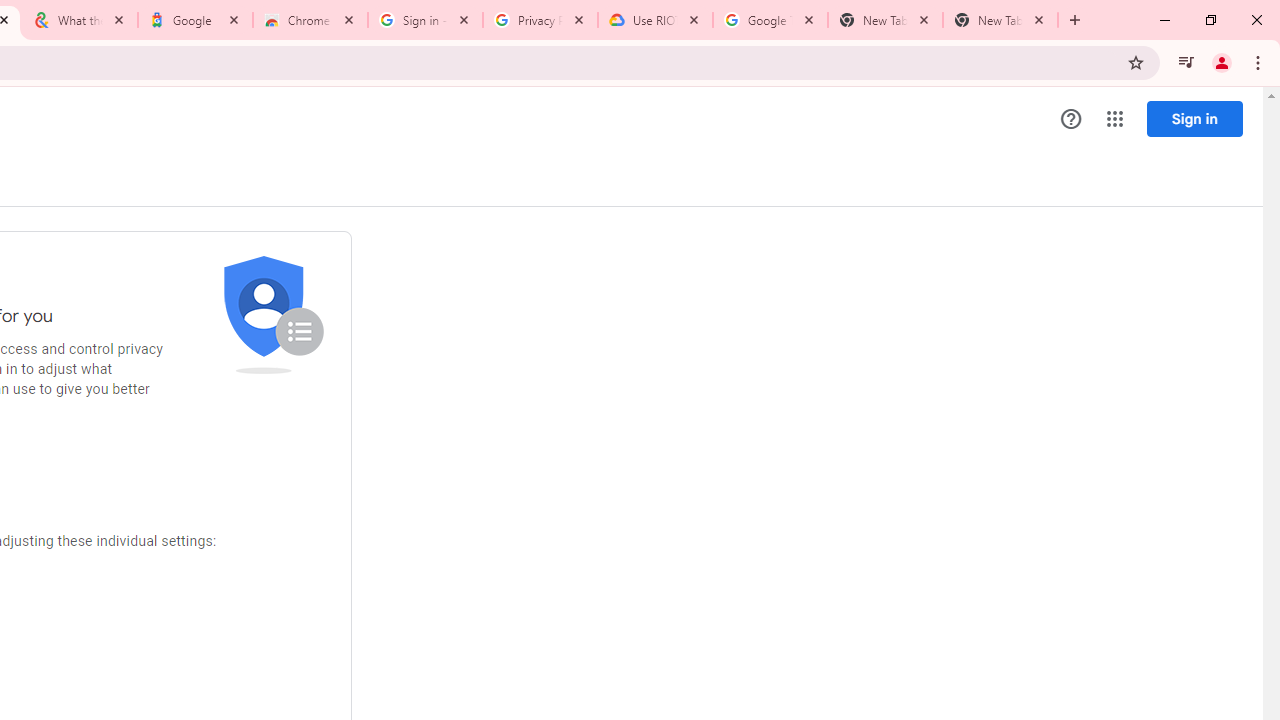 The height and width of the screenshot is (720, 1280). What do you see at coordinates (310, 20) in the screenshot?
I see `'Chrome Web Store - Color themes by Chrome'` at bounding box center [310, 20].